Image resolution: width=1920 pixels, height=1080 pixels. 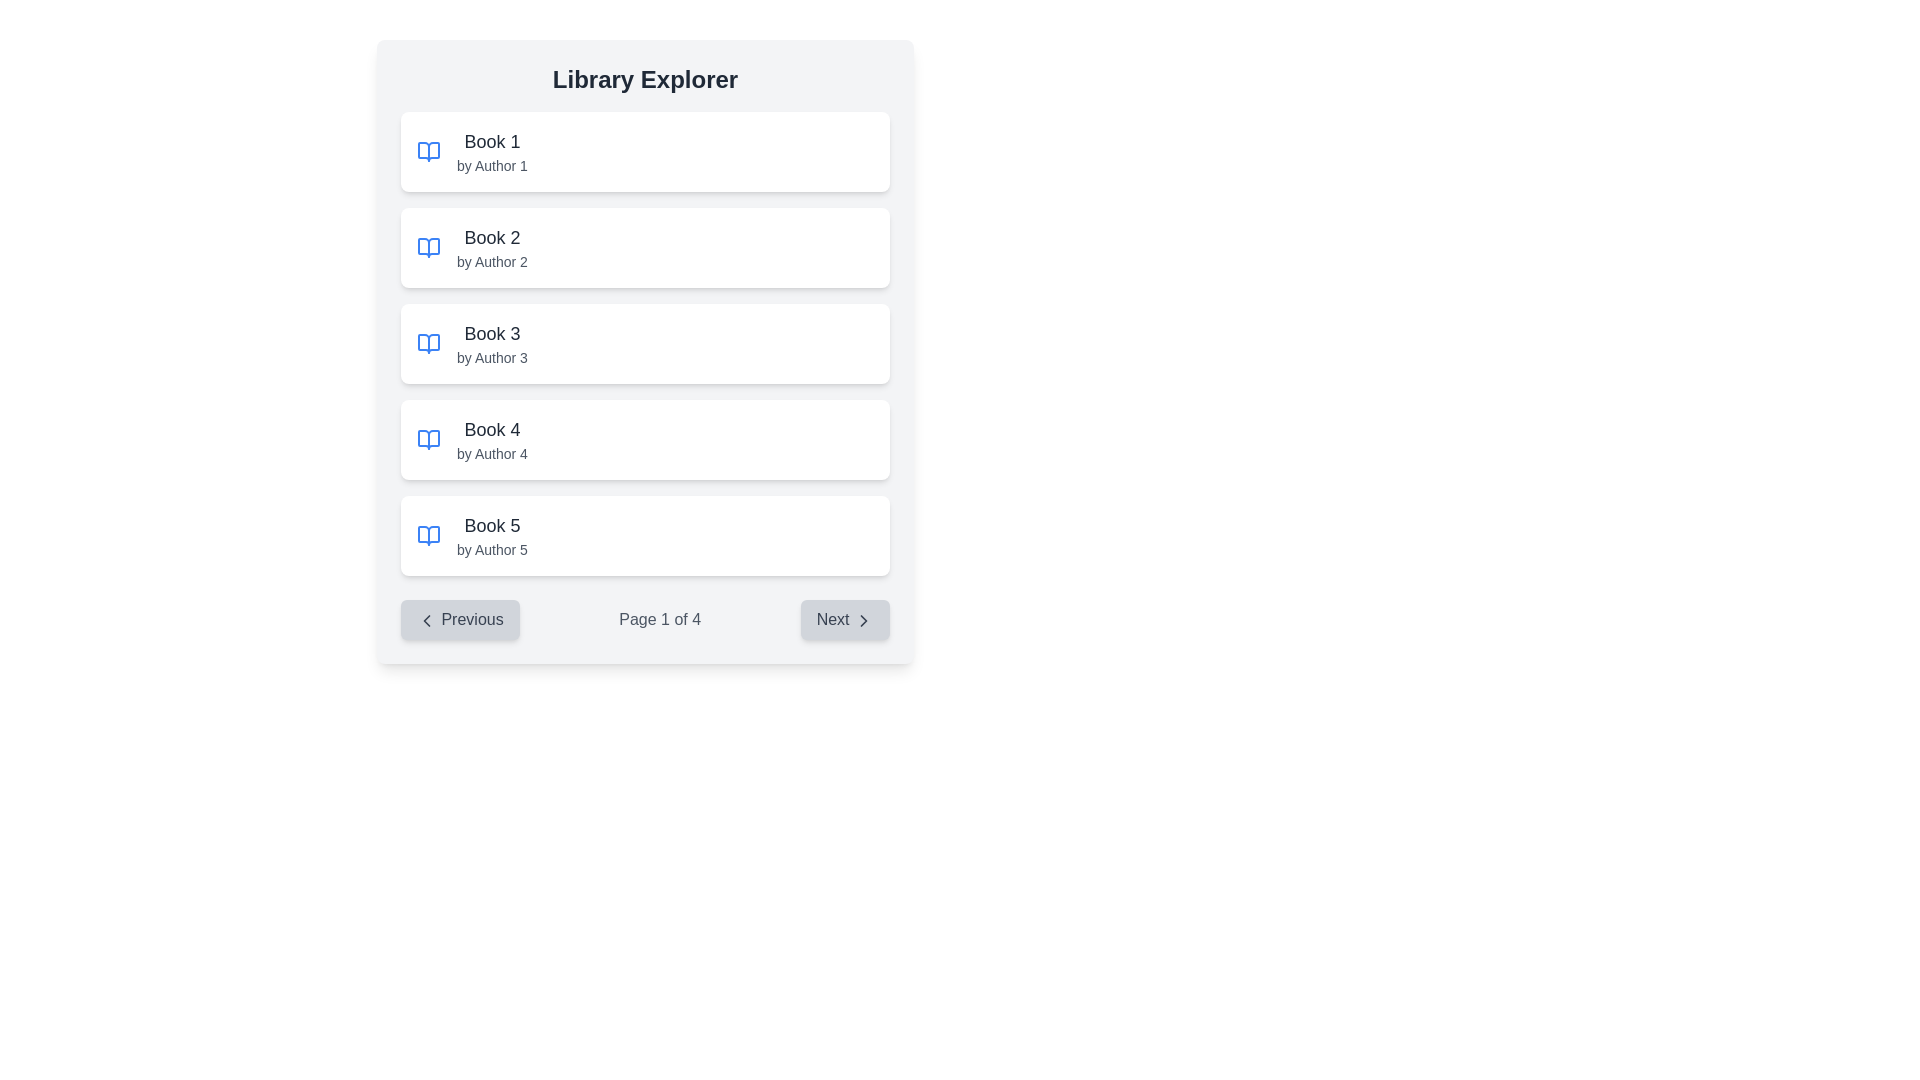 I want to click on the 'Next' button located in the bottom-right corner of the pagination interface, so click(x=845, y=619).